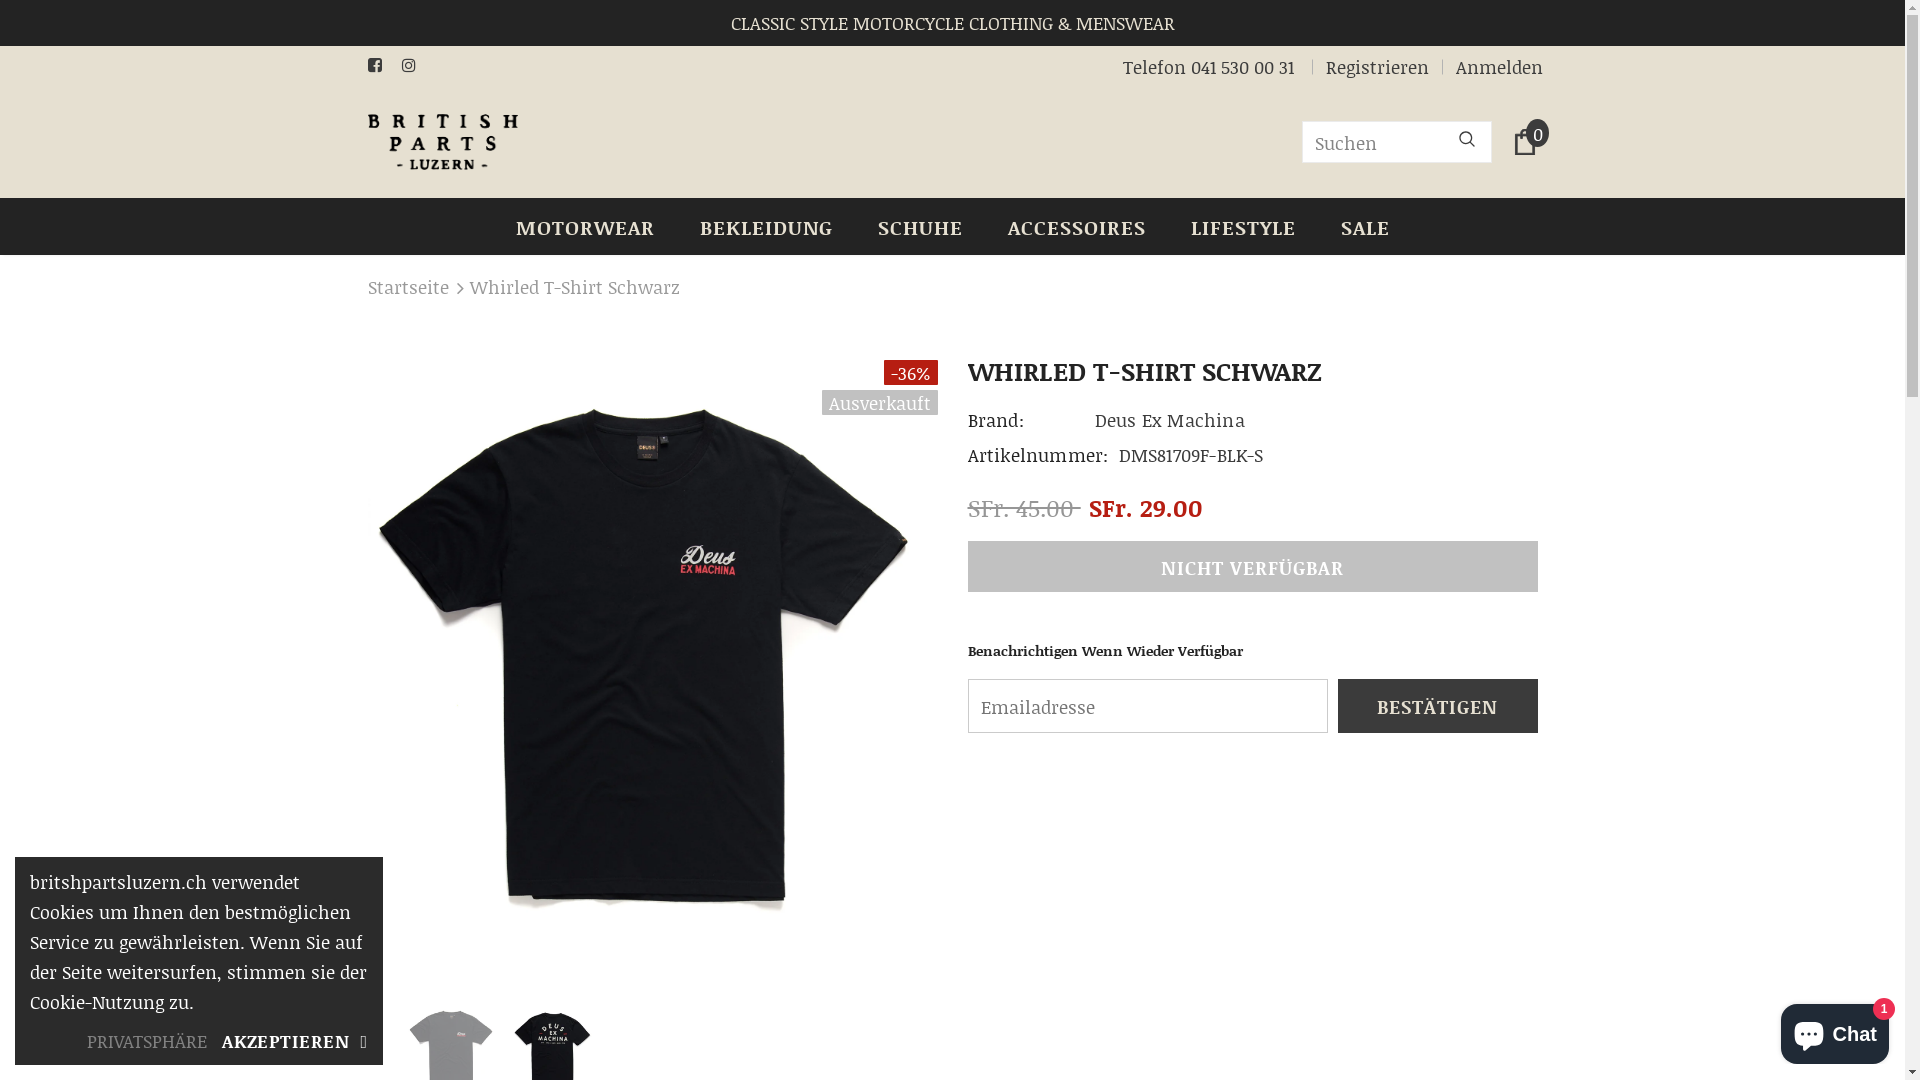  What do you see at coordinates (1363, 225) in the screenshot?
I see `'SALE'` at bounding box center [1363, 225].